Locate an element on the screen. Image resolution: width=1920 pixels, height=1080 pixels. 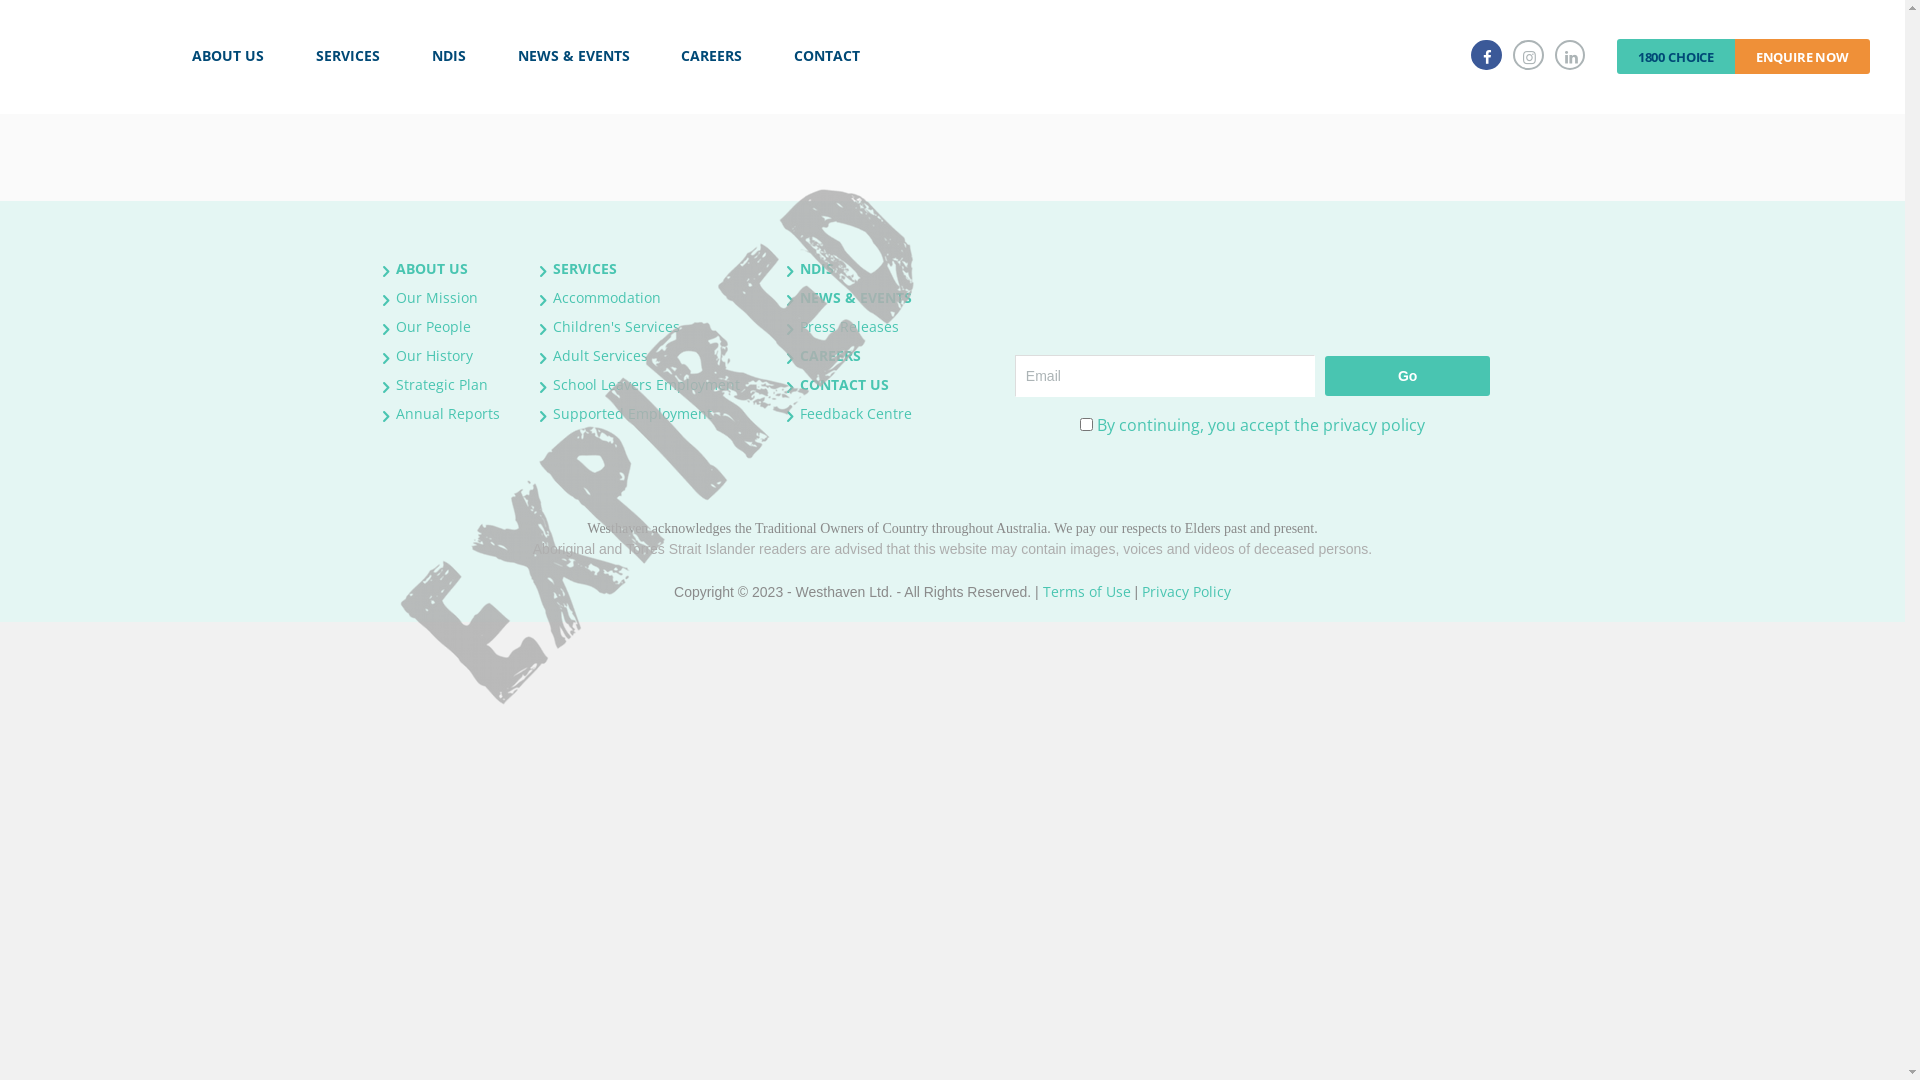
'Go' is located at coordinates (1406, 375).